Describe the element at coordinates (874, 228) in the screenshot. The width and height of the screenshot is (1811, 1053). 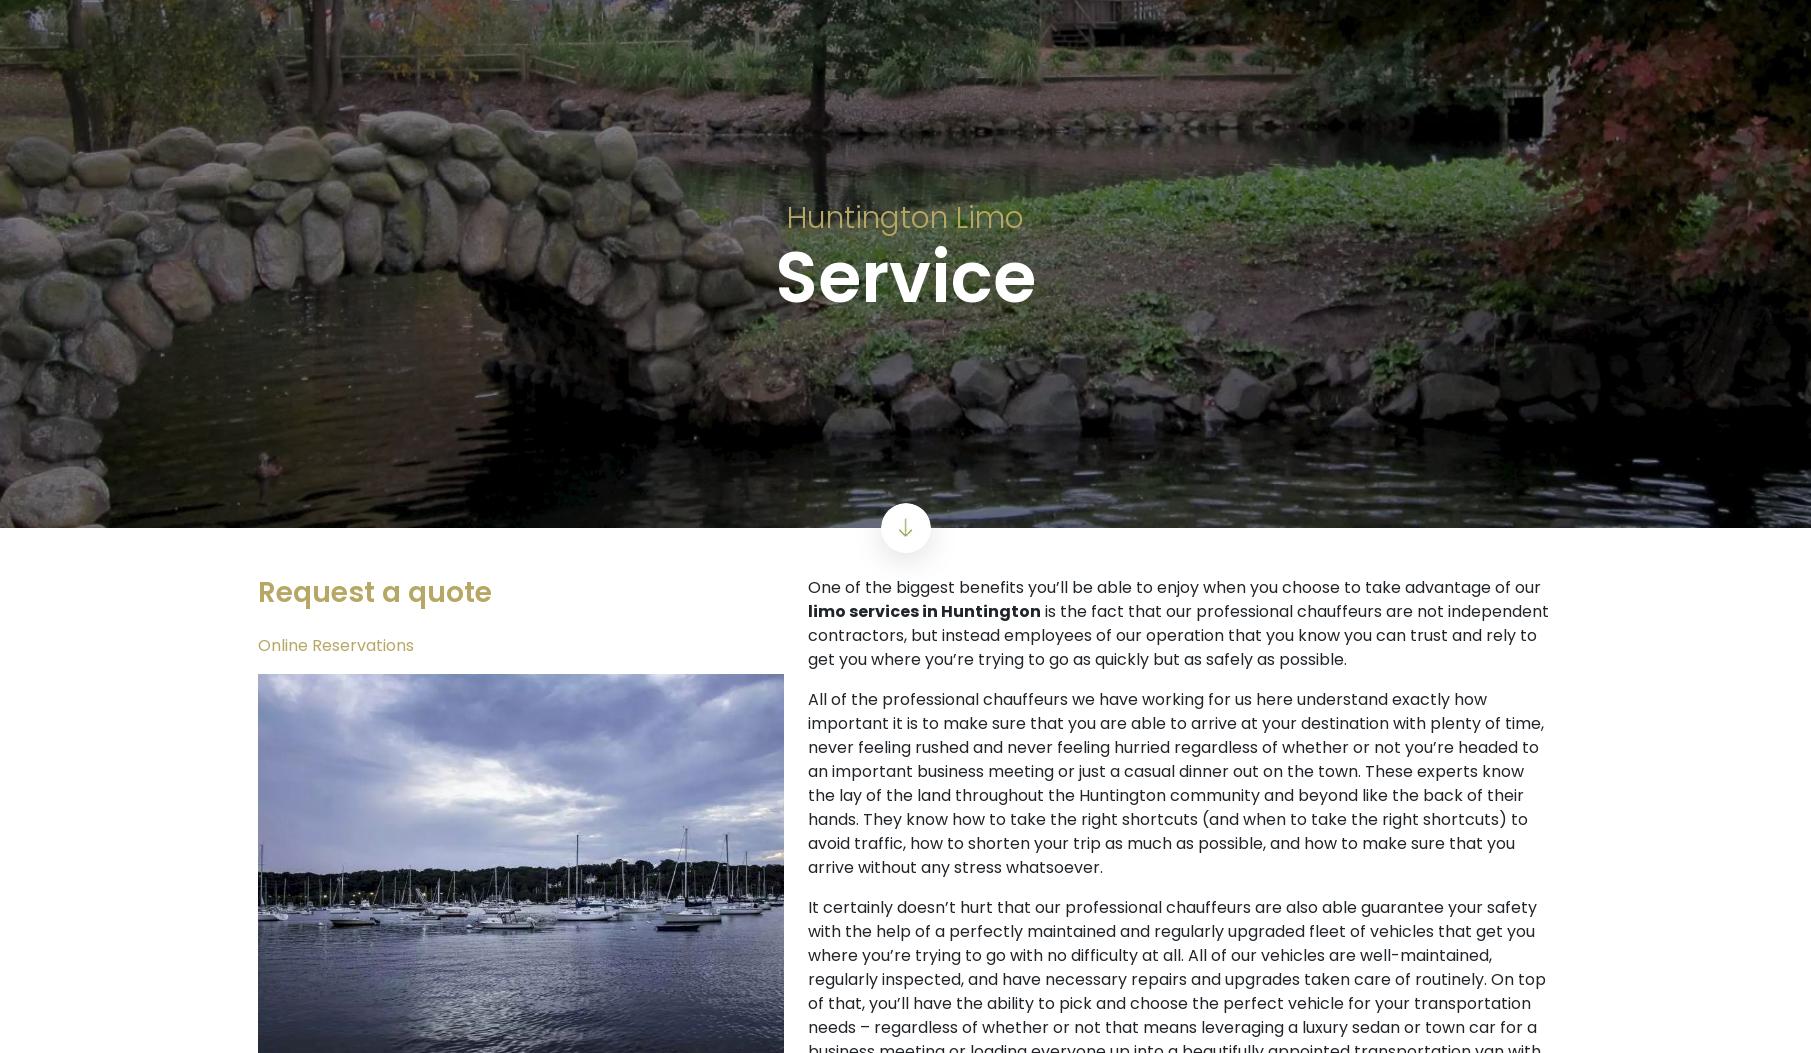
I see `'Book Now'` at that location.